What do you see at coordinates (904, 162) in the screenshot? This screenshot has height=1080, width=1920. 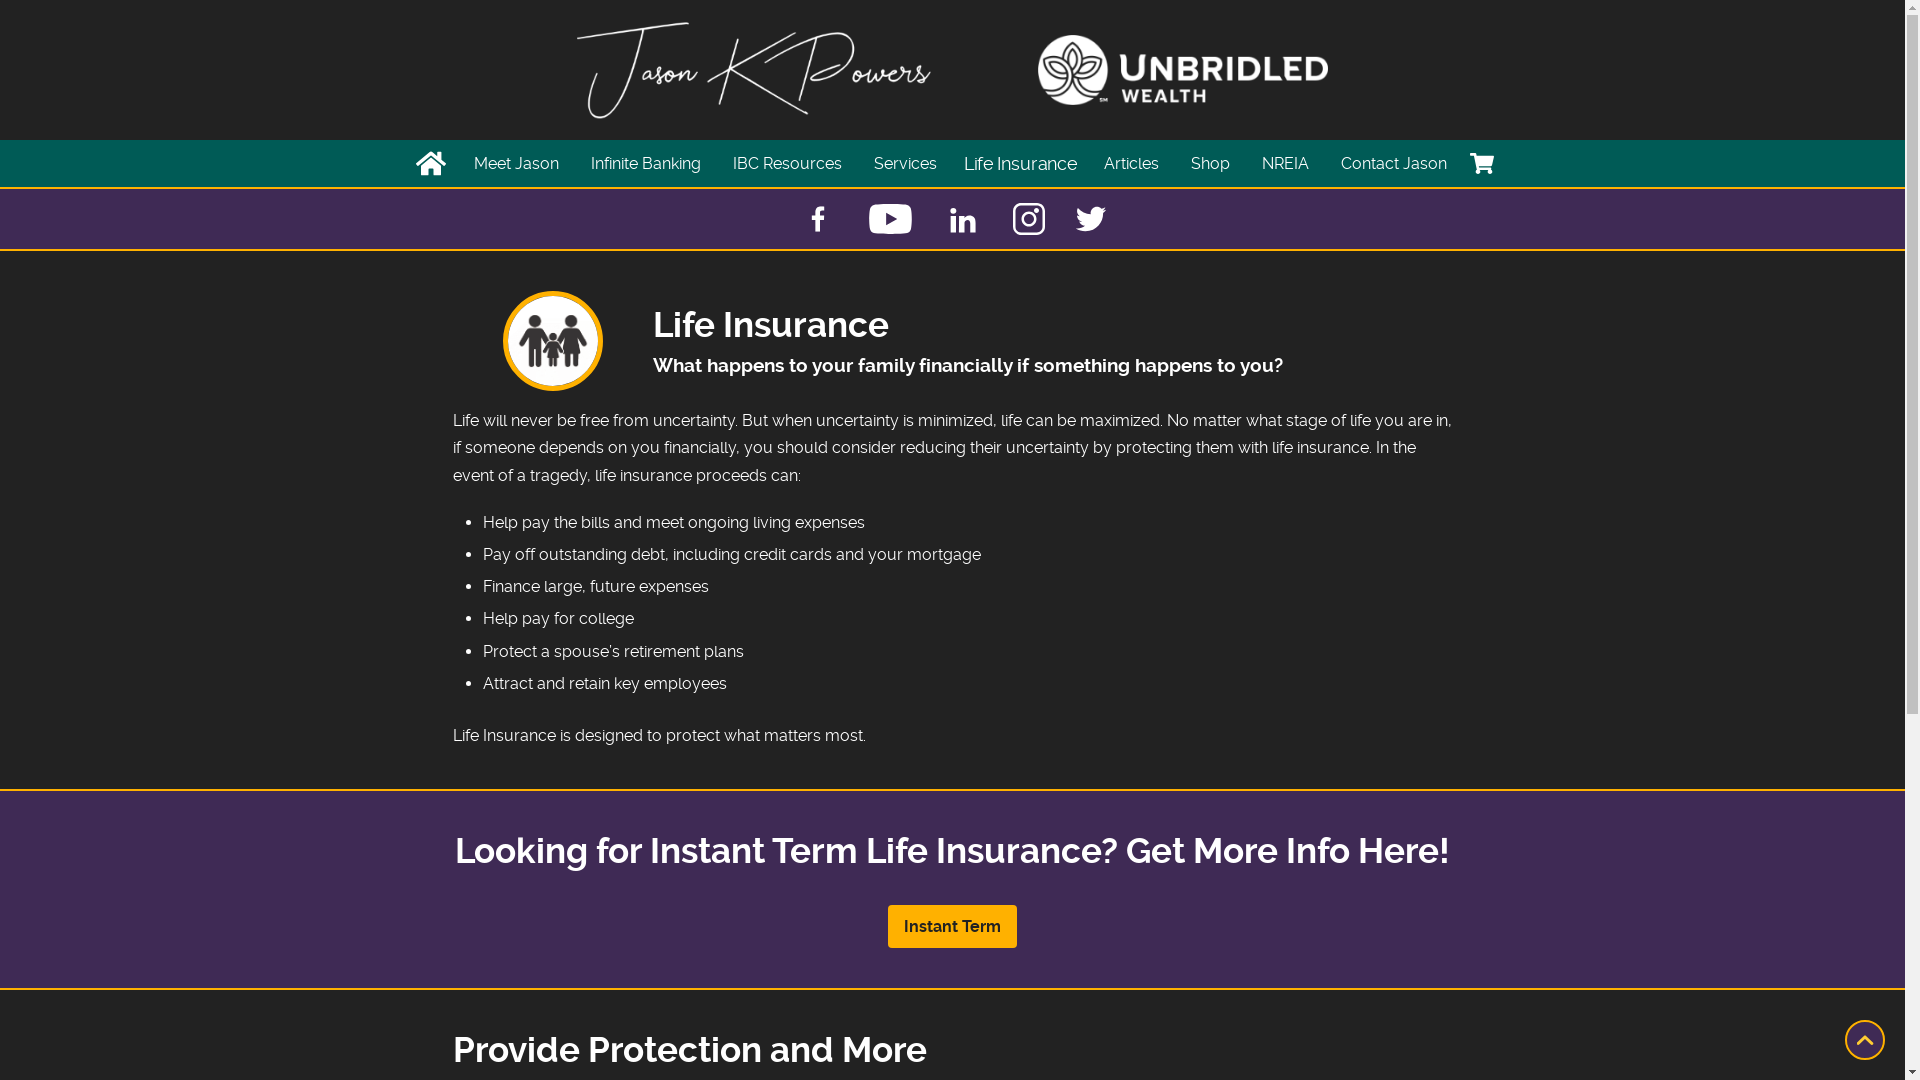 I see `'Services'` at bounding box center [904, 162].